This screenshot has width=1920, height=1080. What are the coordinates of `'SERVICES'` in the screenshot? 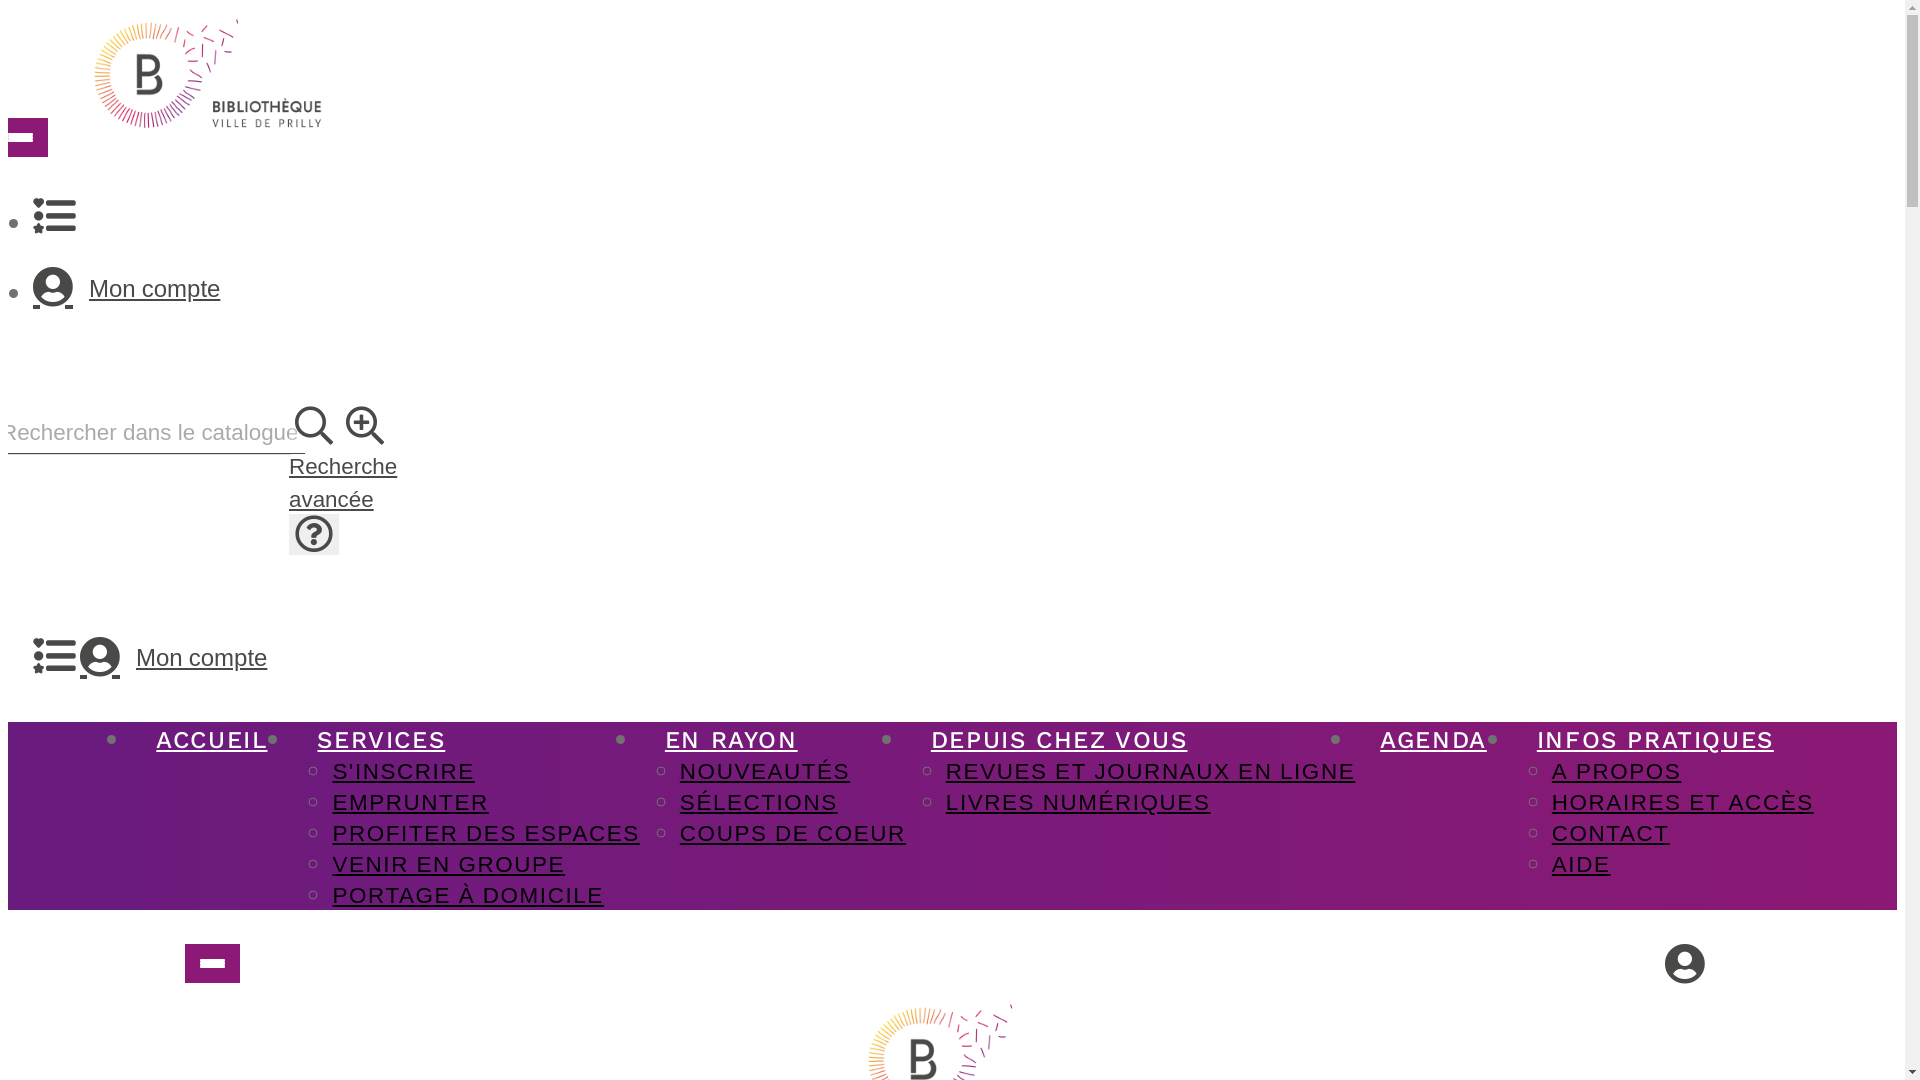 It's located at (380, 740).